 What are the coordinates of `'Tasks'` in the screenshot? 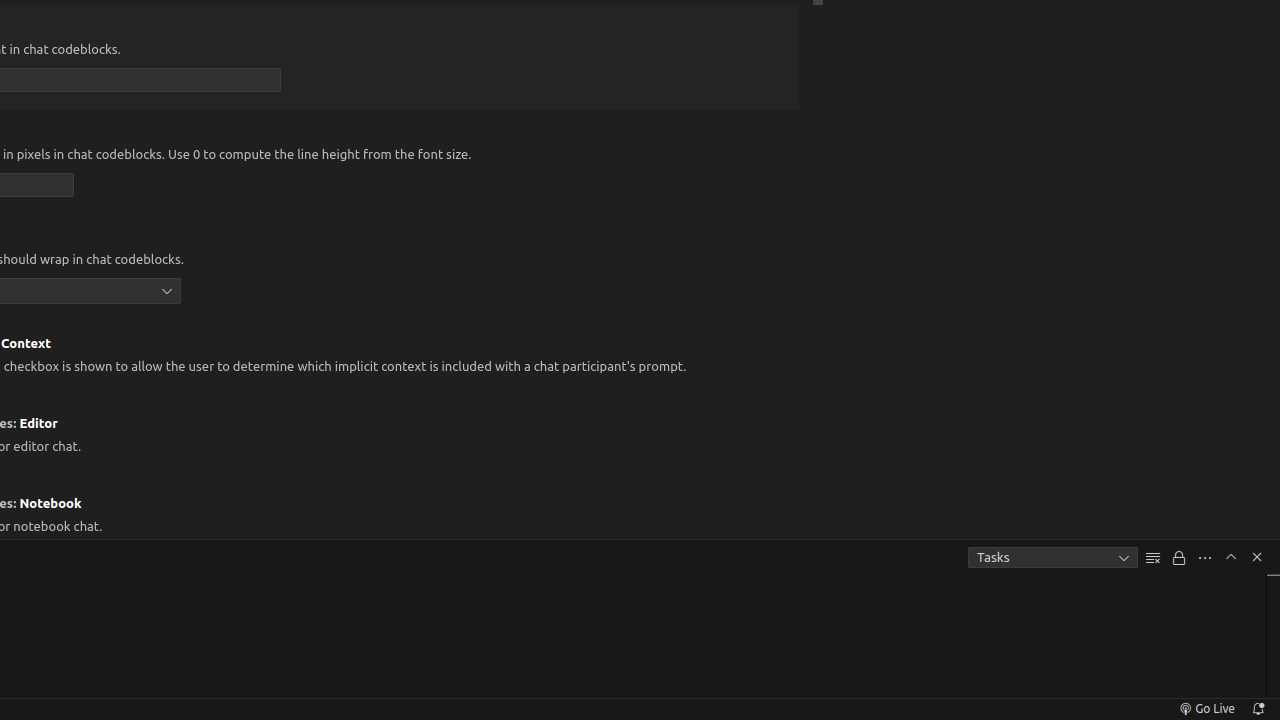 It's located at (1052, 557).